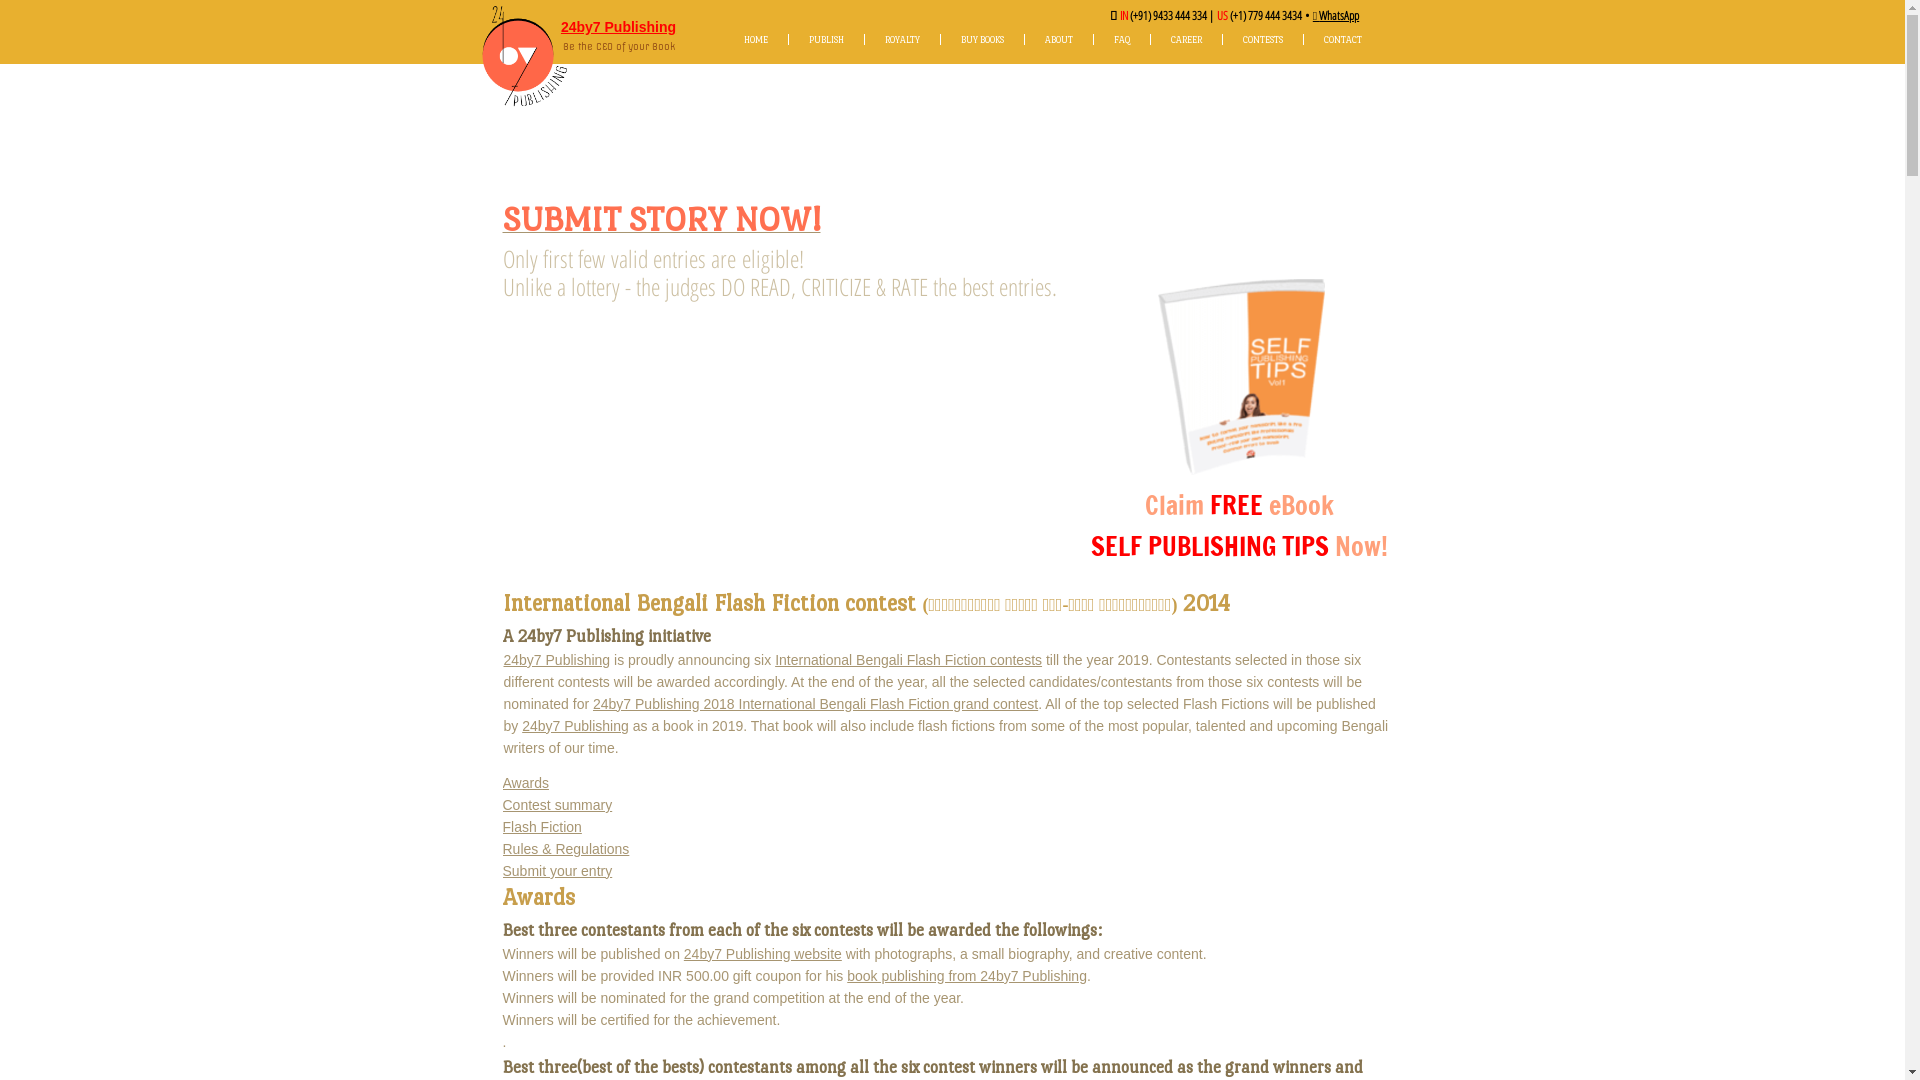  I want to click on 'CAREER', so click(1150, 39).